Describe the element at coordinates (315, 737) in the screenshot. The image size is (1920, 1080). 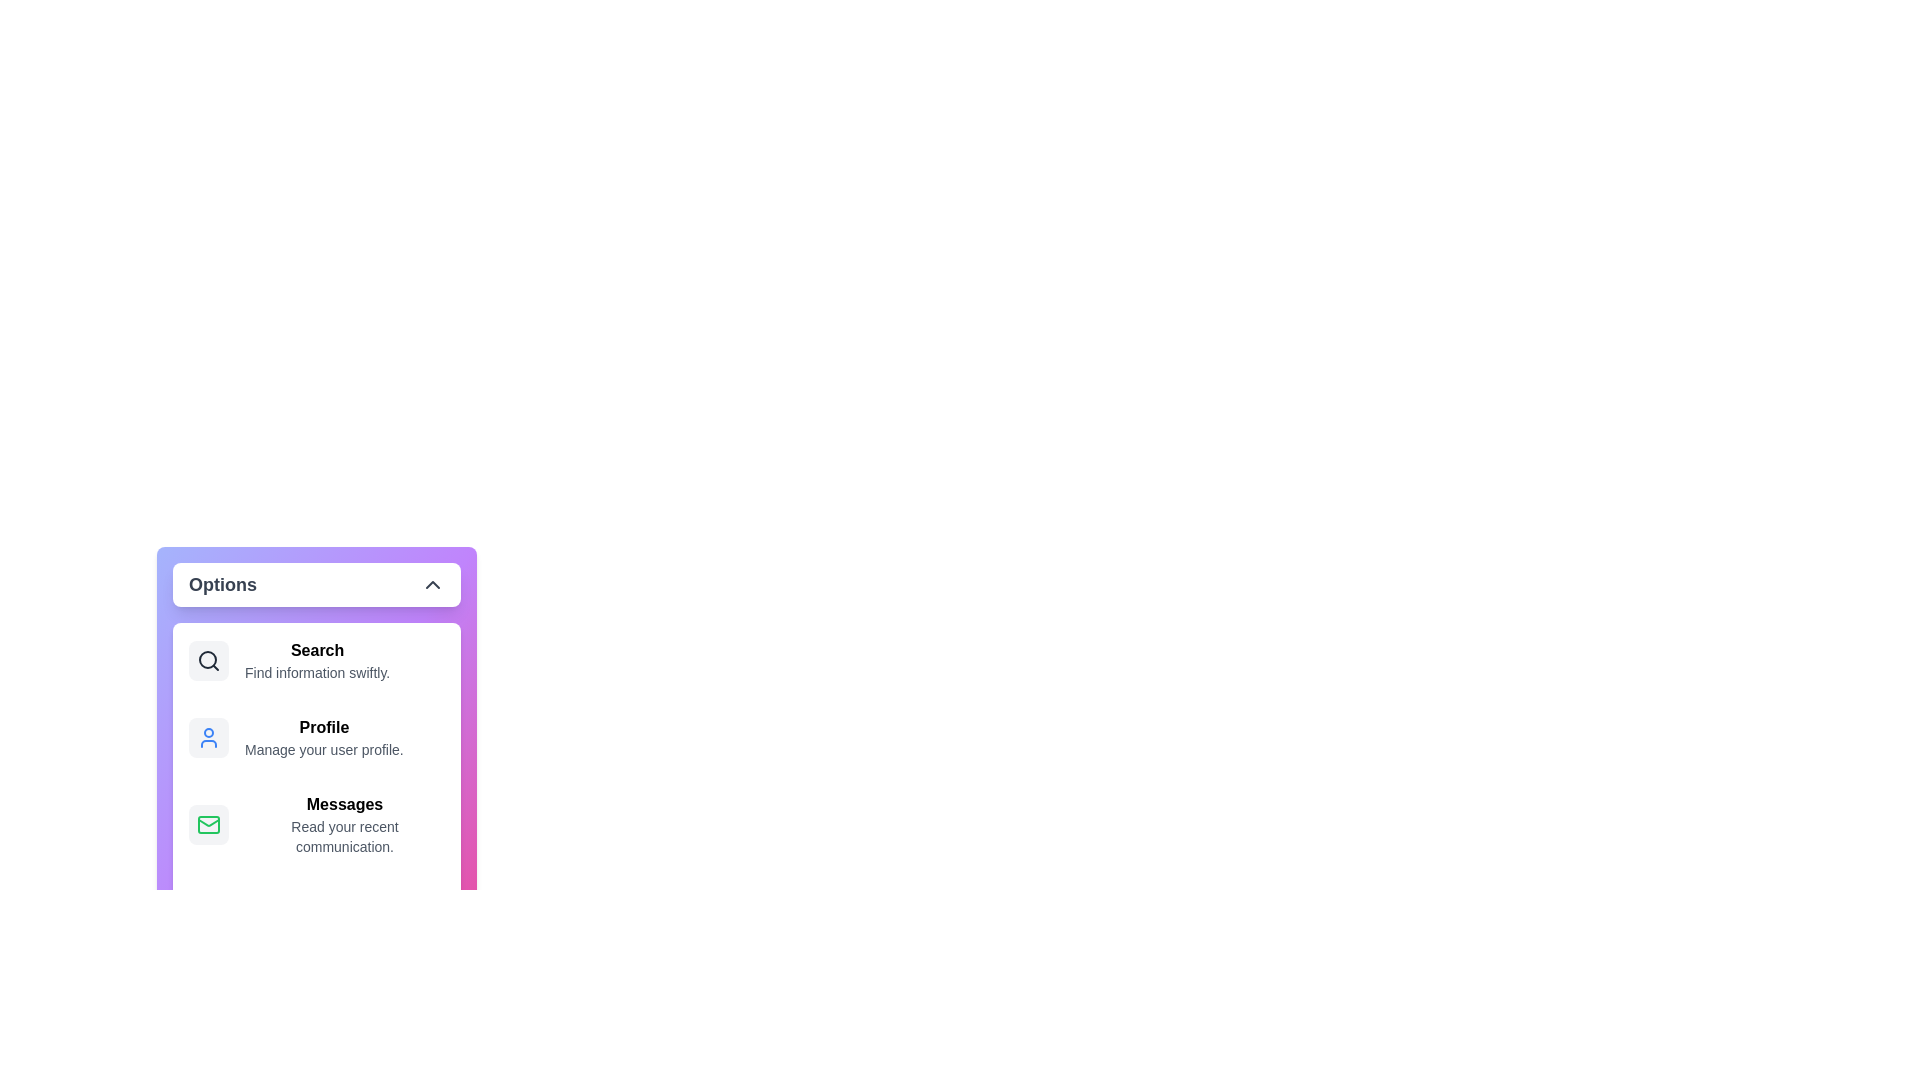
I see `the menu item Profile to select it` at that location.